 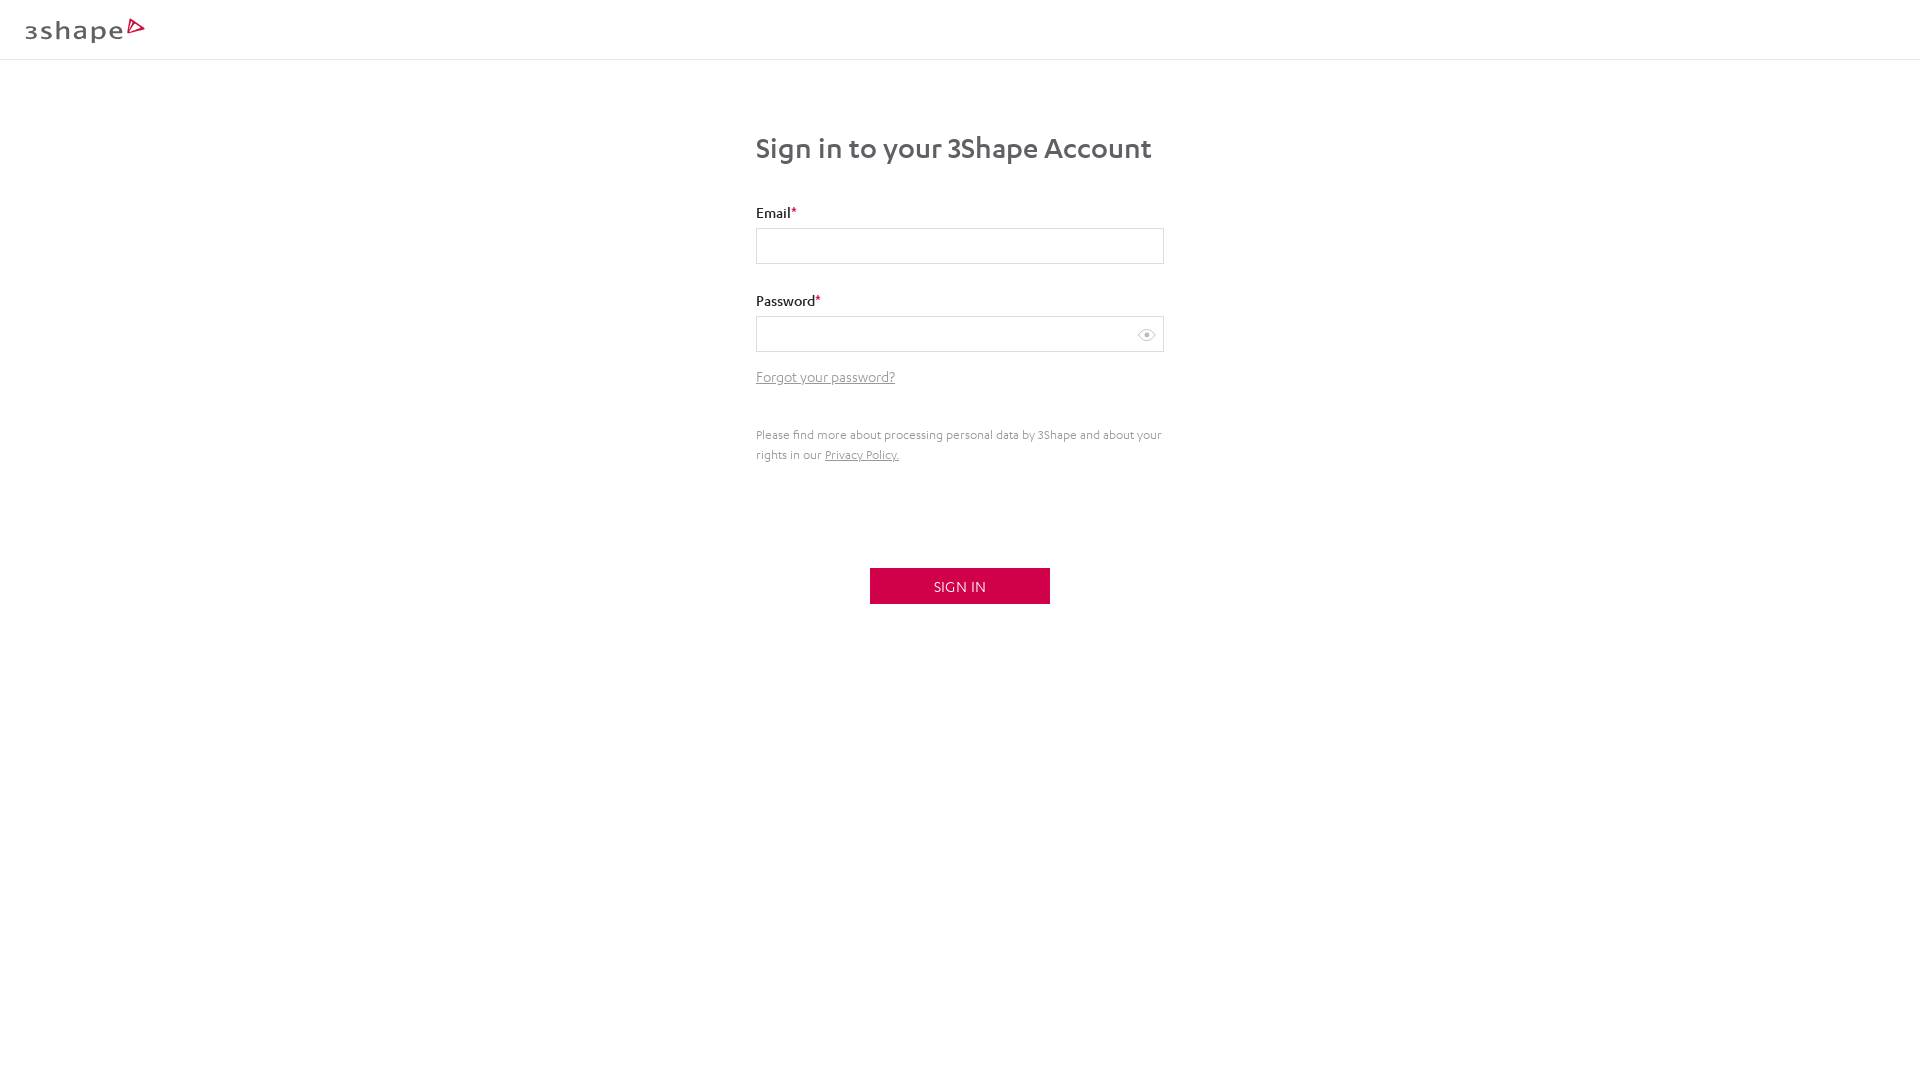 What do you see at coordinates (754, 375) in the screenshot?
I see `'Forgot your password?'` at bounding box center [754, 375].